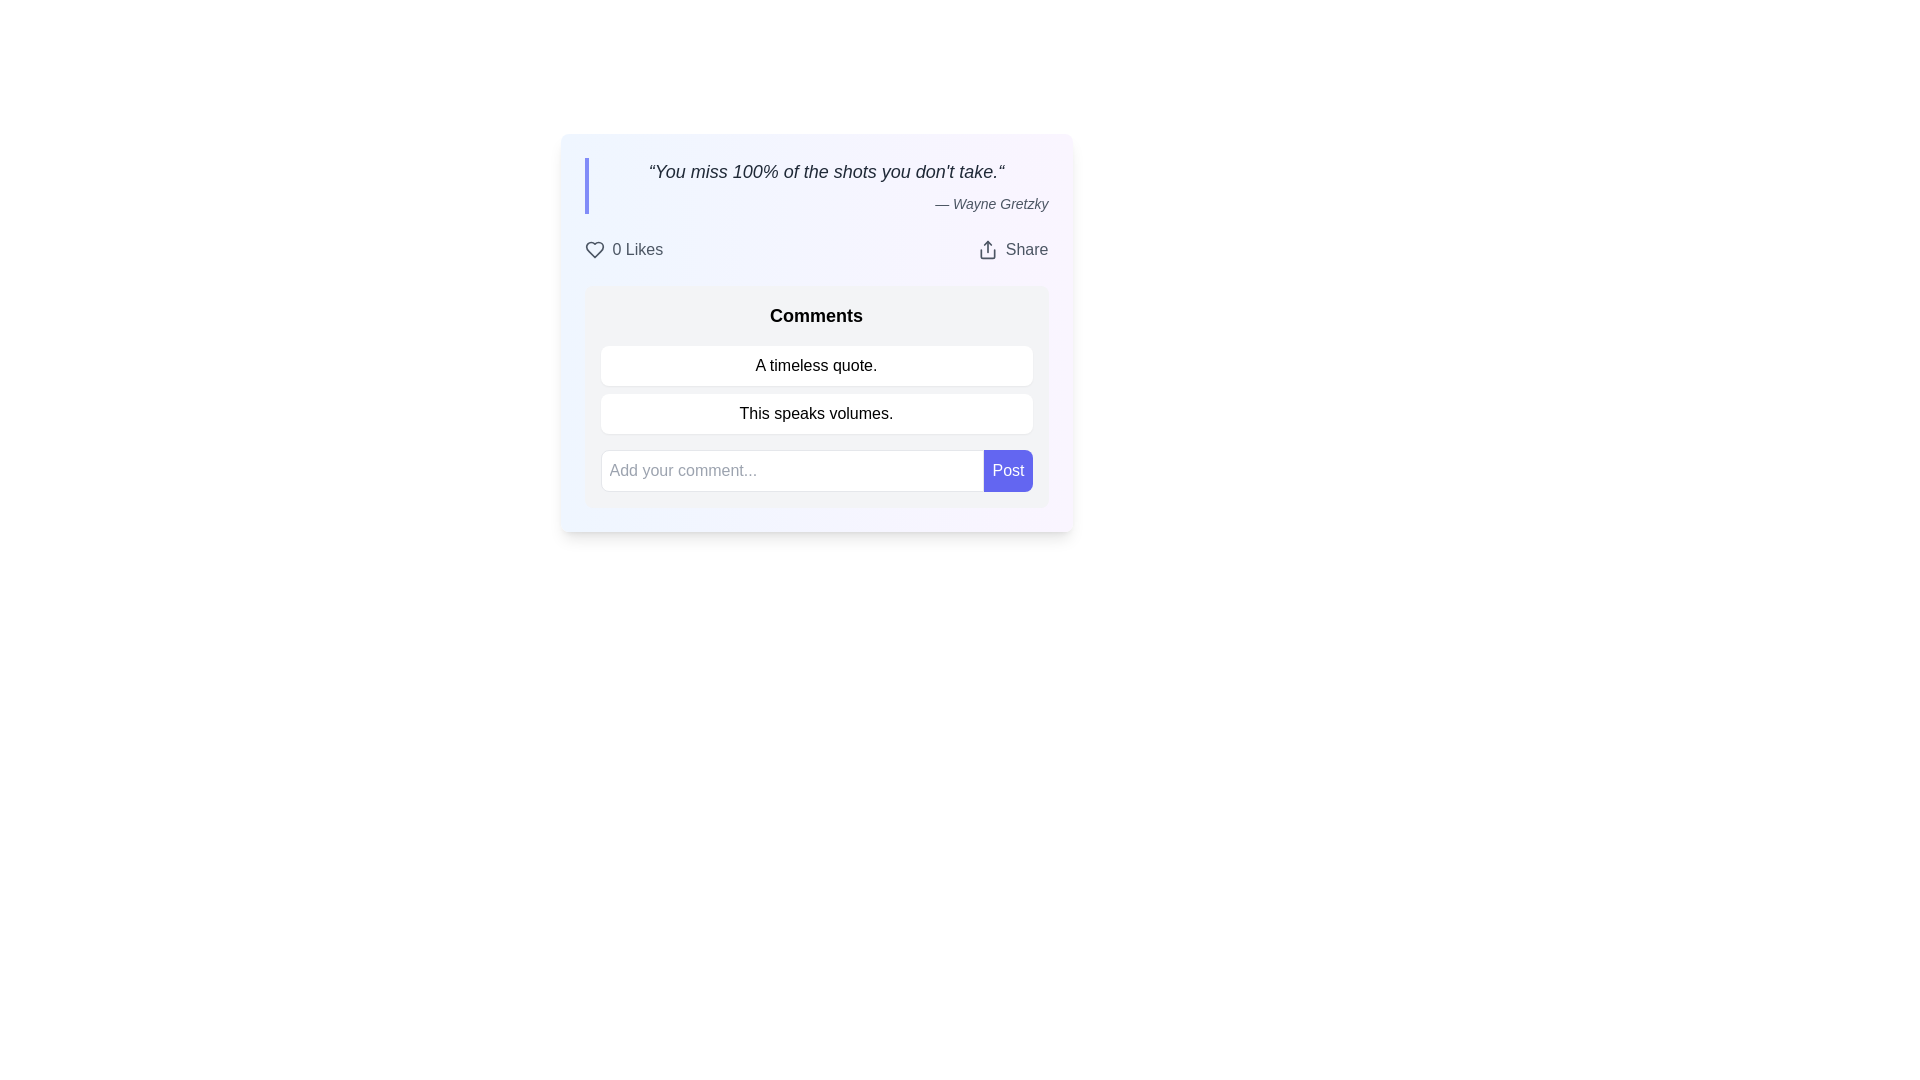 This screenshot has width=1920, height=1080. Describe the element at coordinates (1013, 249) in the screenshot. I see `the 'Share' button with an upward arrow icon to observe the style change from gray to blue` at that location.